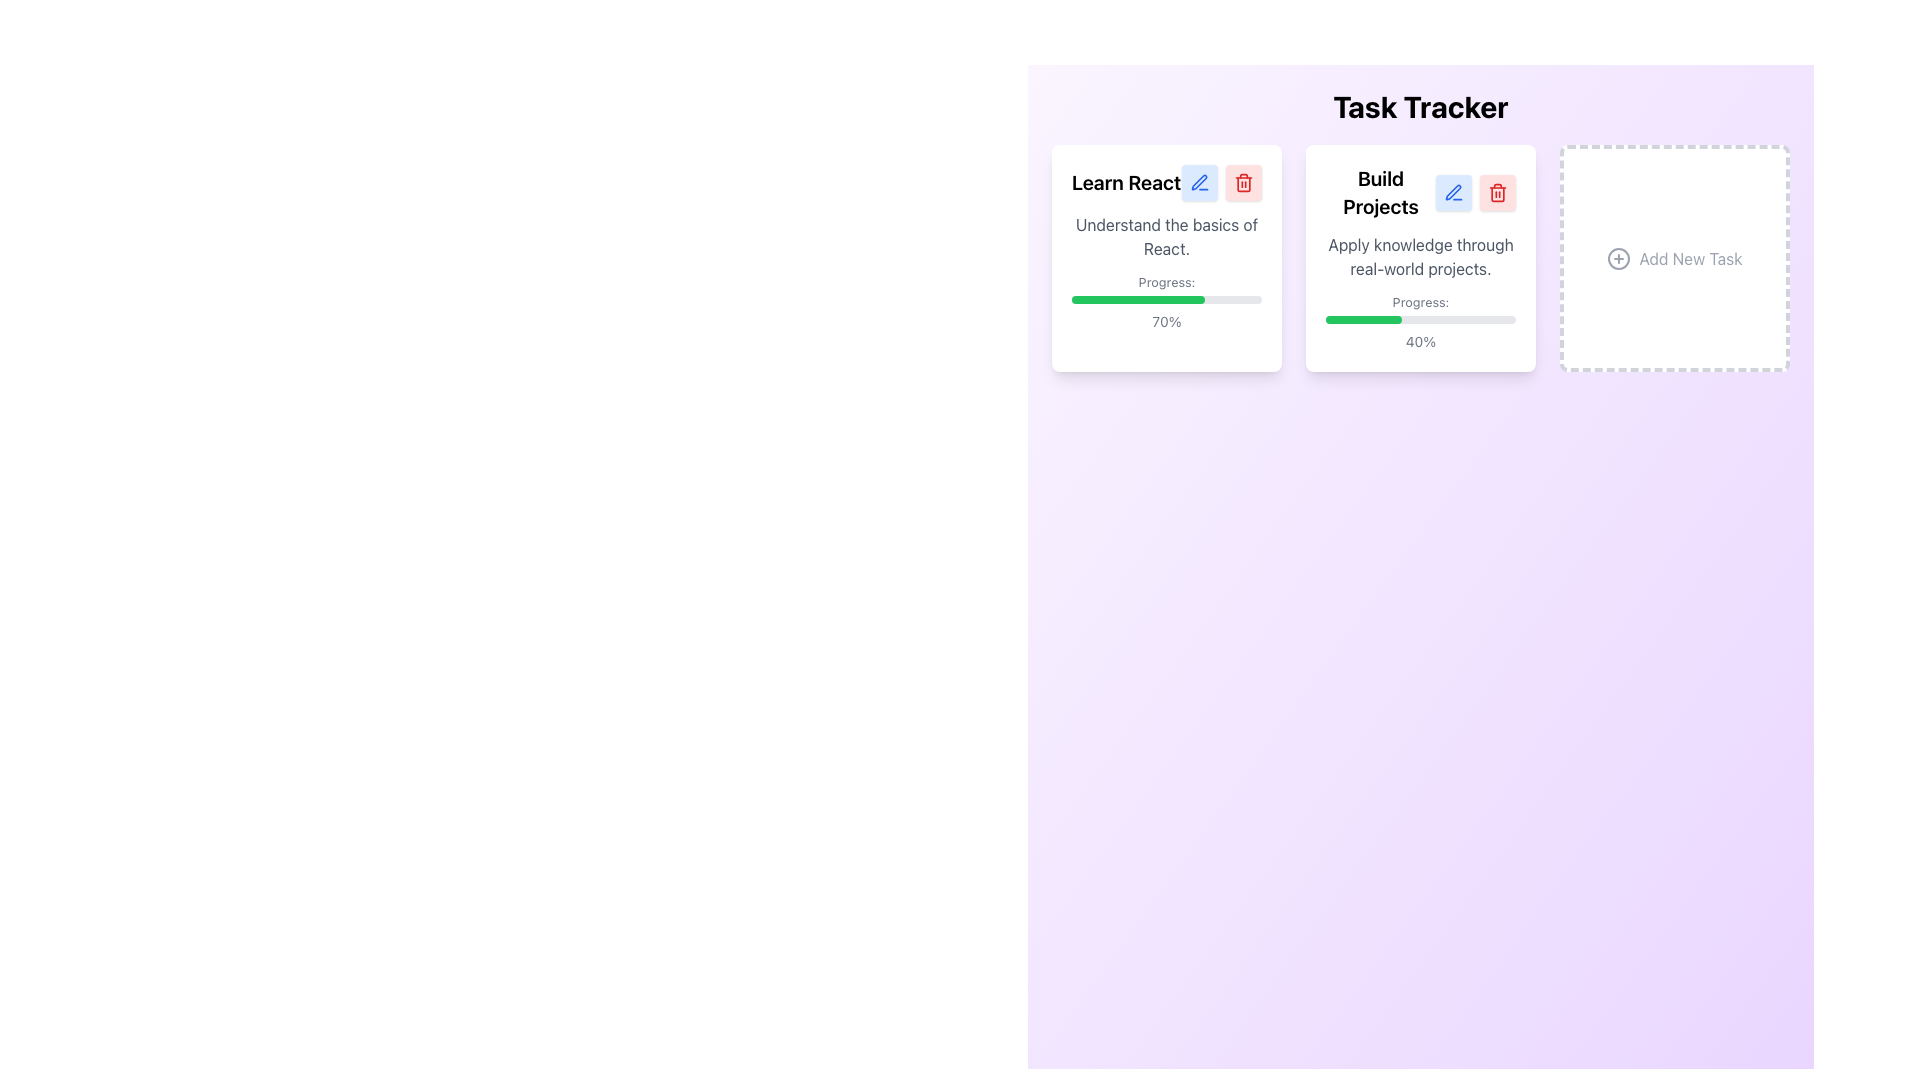 The image size is (1920, 1080). What do you see at coordinates (1419, 256) in the screenshot?
I see `the text segment reading 'Apply knowledge through real-world projects.' which is styled in medium gray color, located in the second card from the left in the 'Task Tracker' interface, positioned between the card title 'Build Projects' and the progress bar` at bounding box center [1419, 256].